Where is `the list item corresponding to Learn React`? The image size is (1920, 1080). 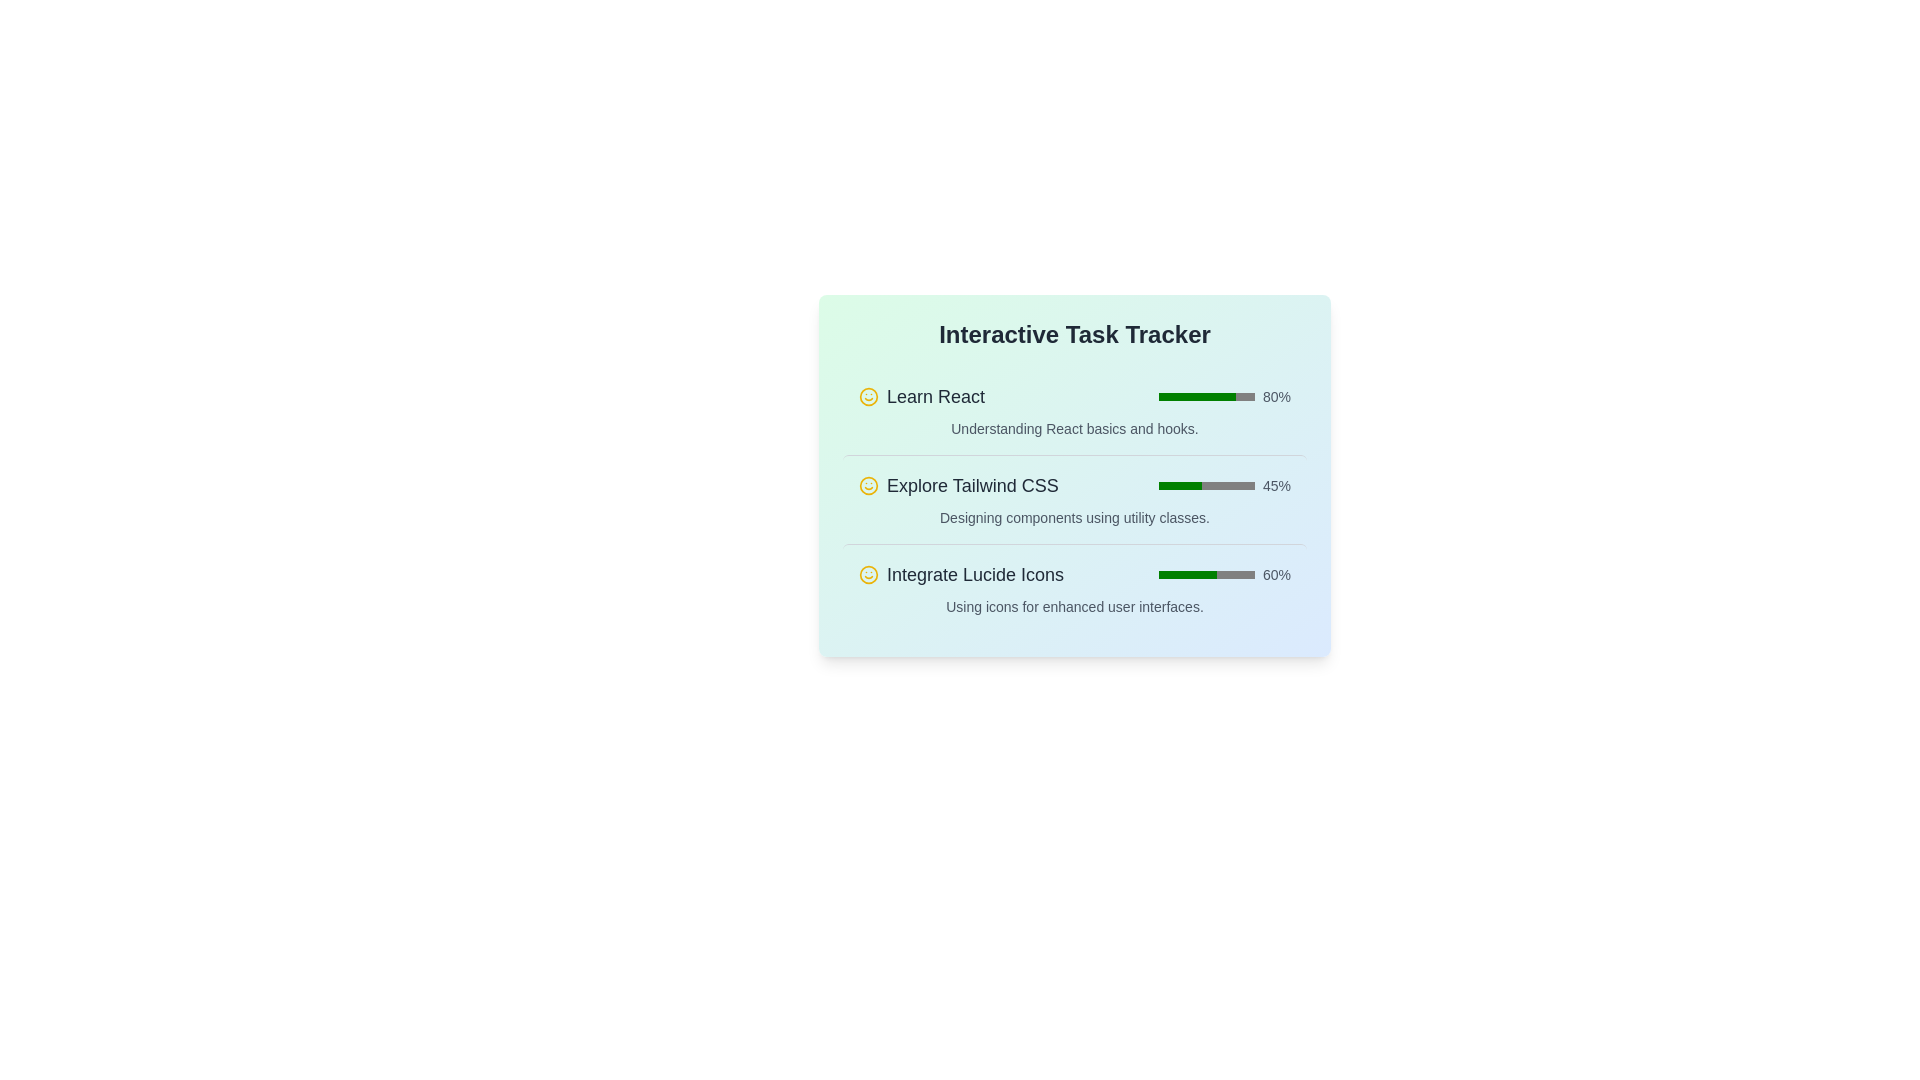
the list item corresponding to Learn React is located at coordinates (1074, 410).